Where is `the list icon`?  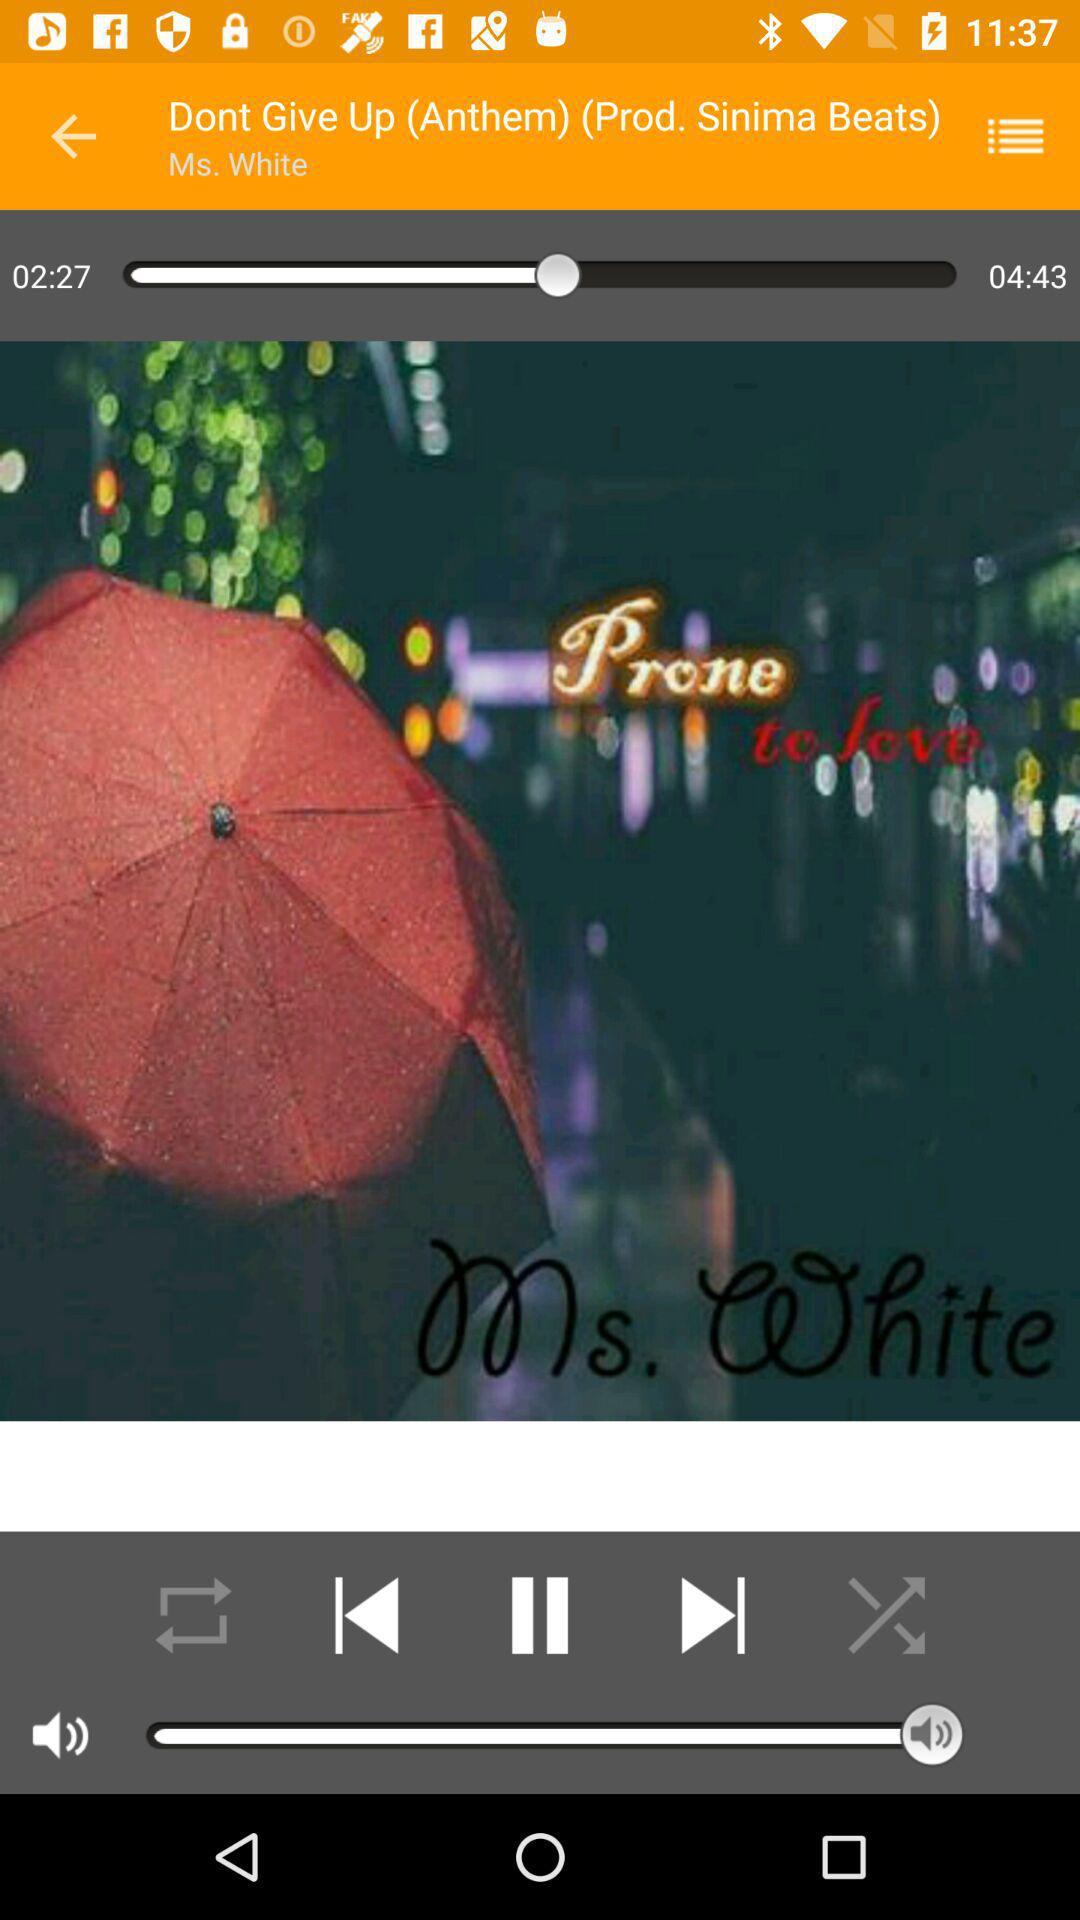 the list icon is located at coordinates (1028, 135).